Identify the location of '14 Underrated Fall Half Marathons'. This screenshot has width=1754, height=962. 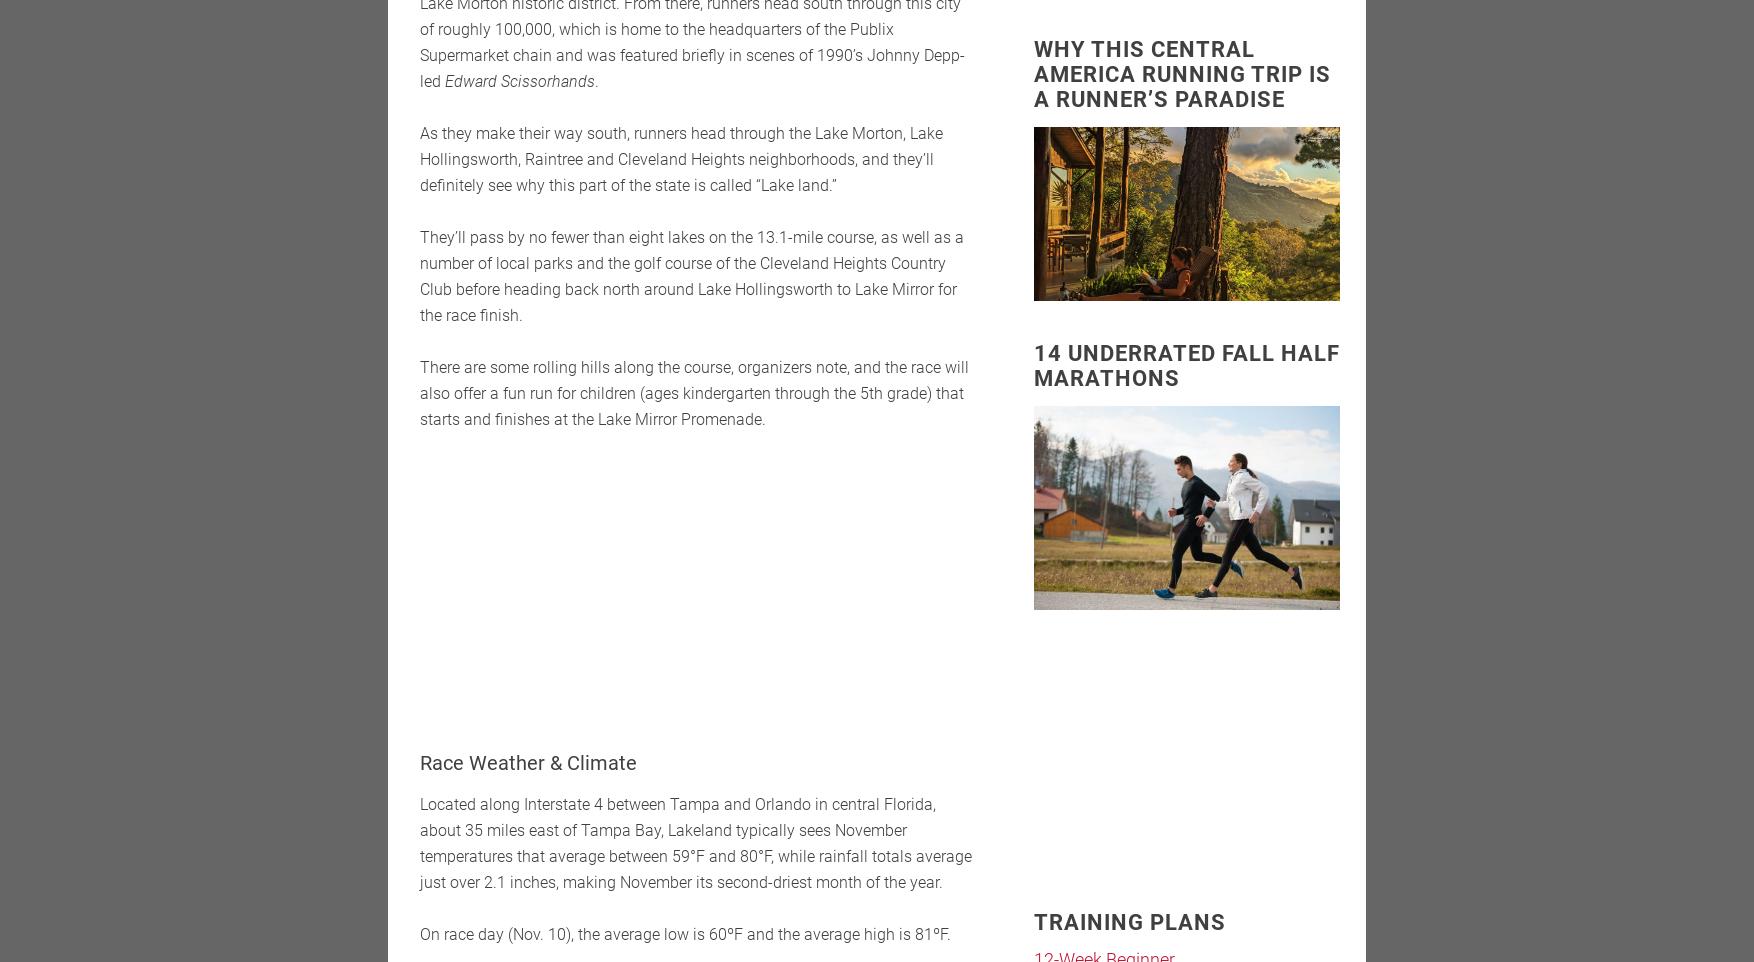
(1032, 364).